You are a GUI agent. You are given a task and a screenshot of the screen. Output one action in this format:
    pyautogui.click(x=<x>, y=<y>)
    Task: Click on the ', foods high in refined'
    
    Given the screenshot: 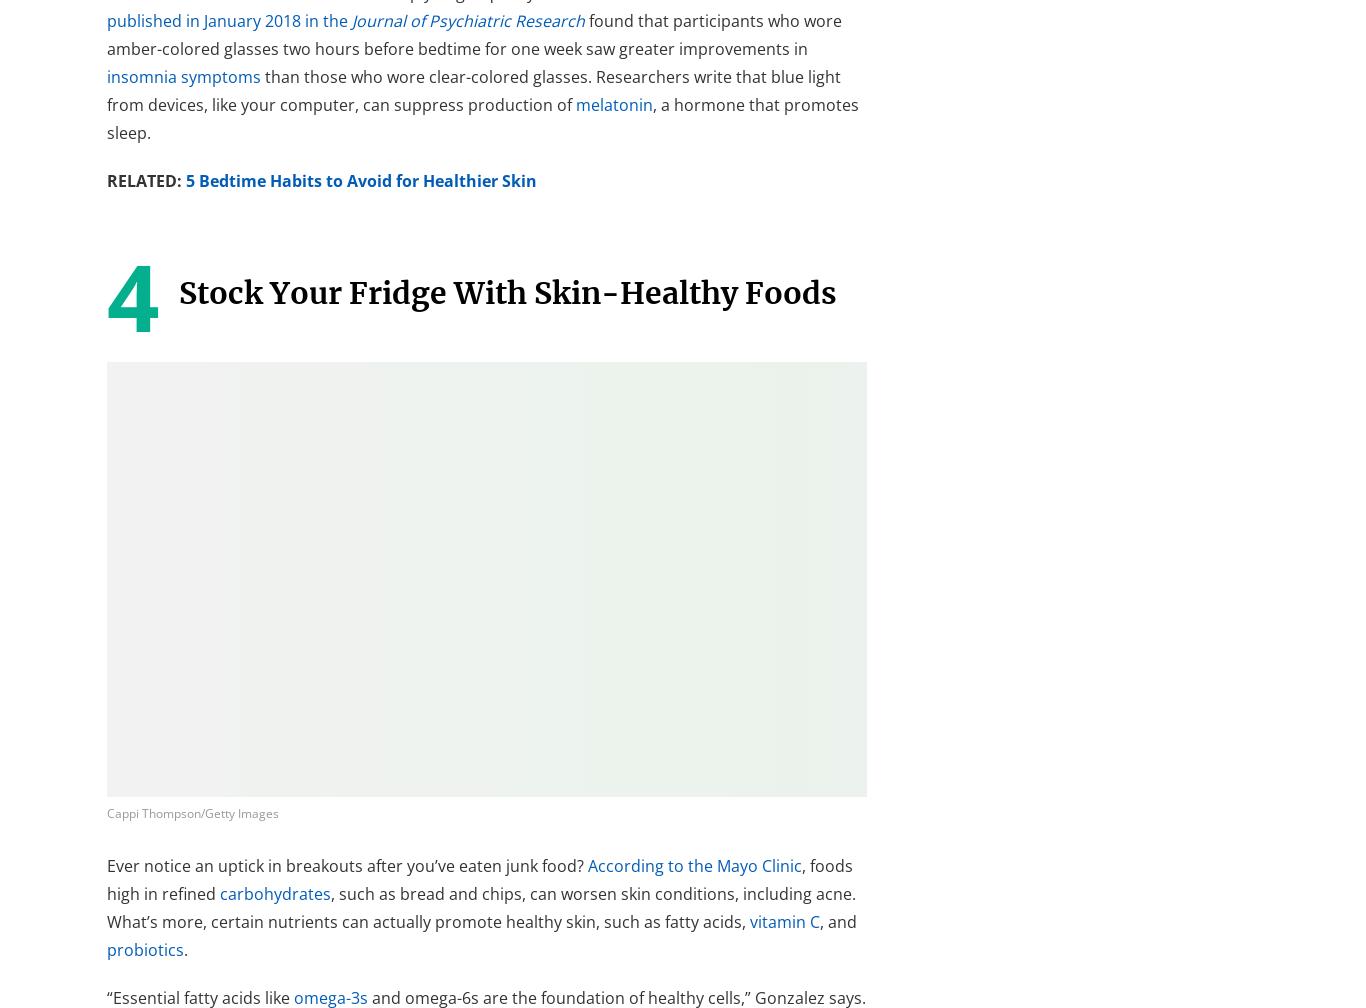 What is the action you would take?
    pyautogui.click(x=480, y=878)
    